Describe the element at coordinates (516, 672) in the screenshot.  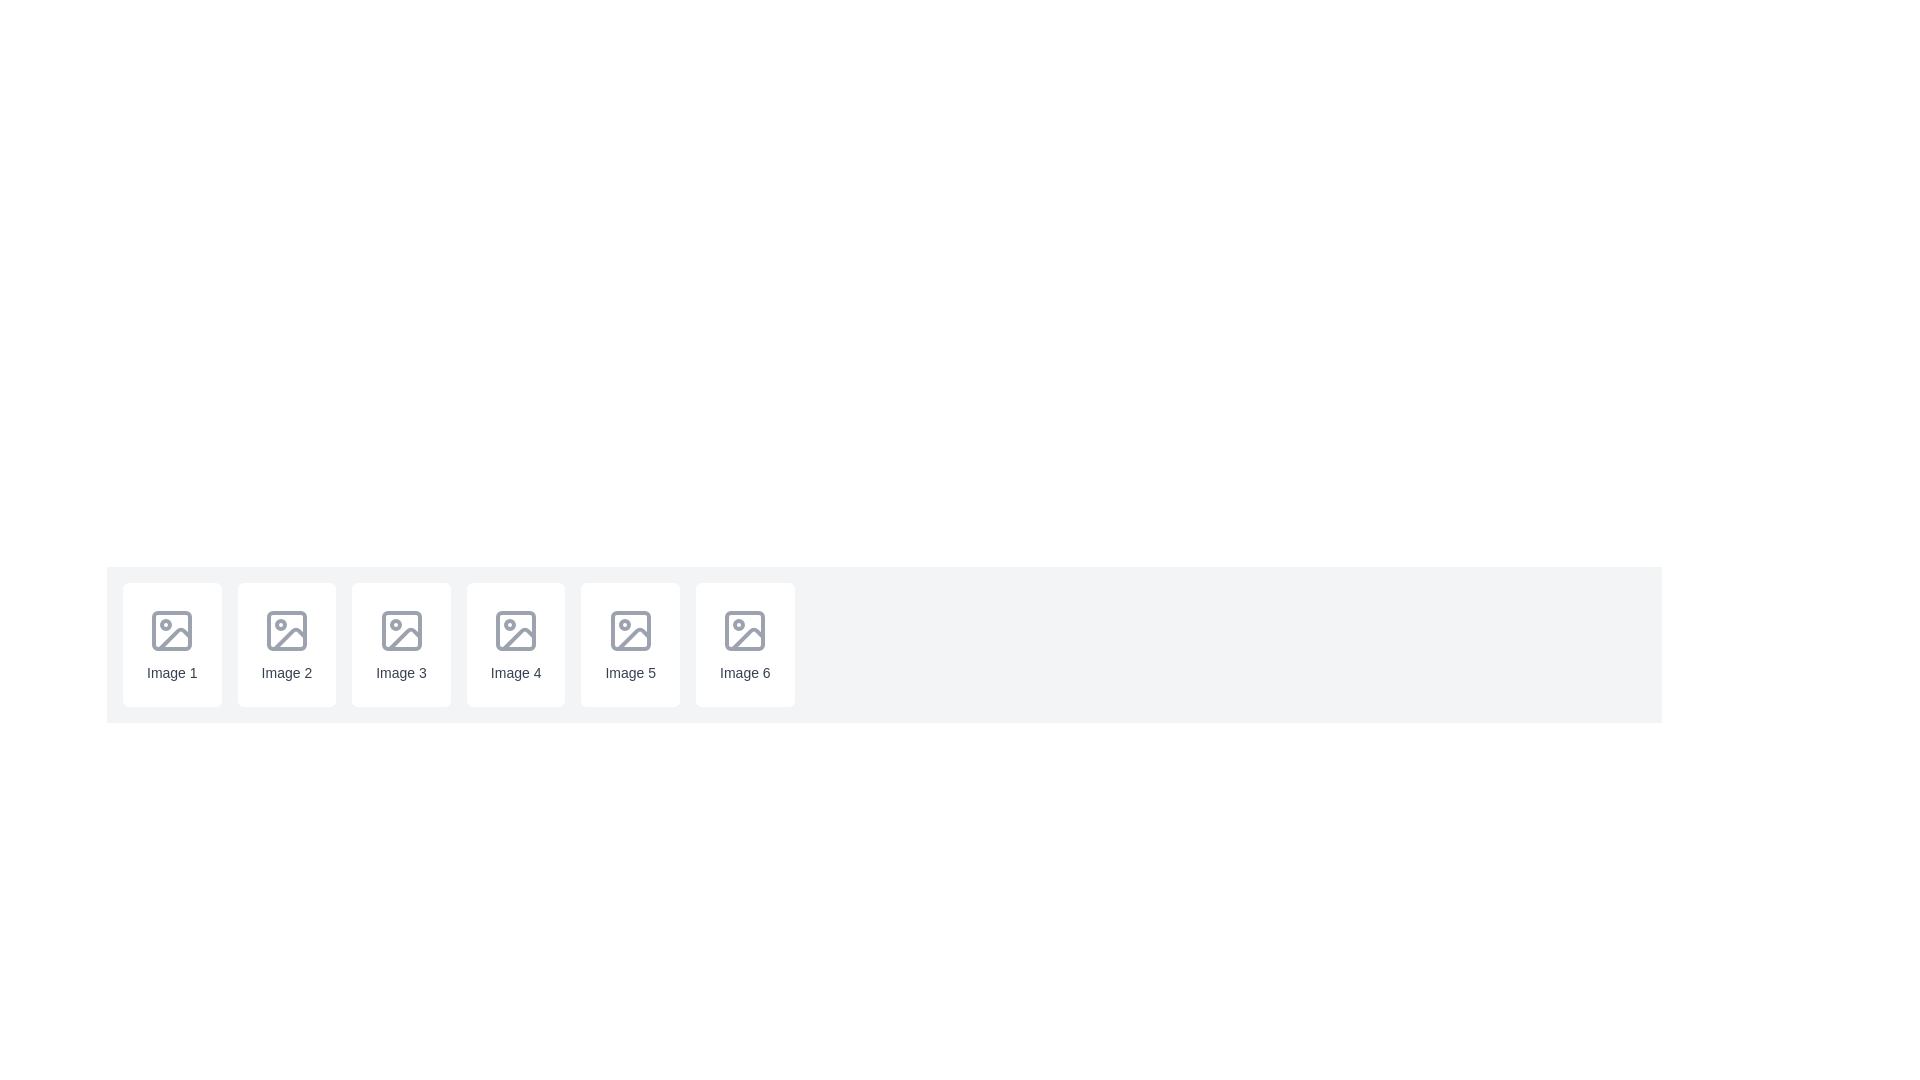
I see `text content of the label displaying 'Image 4', which is styled with a smaller font size and gray color, positioned beneath its corresponding image icon` at that location.